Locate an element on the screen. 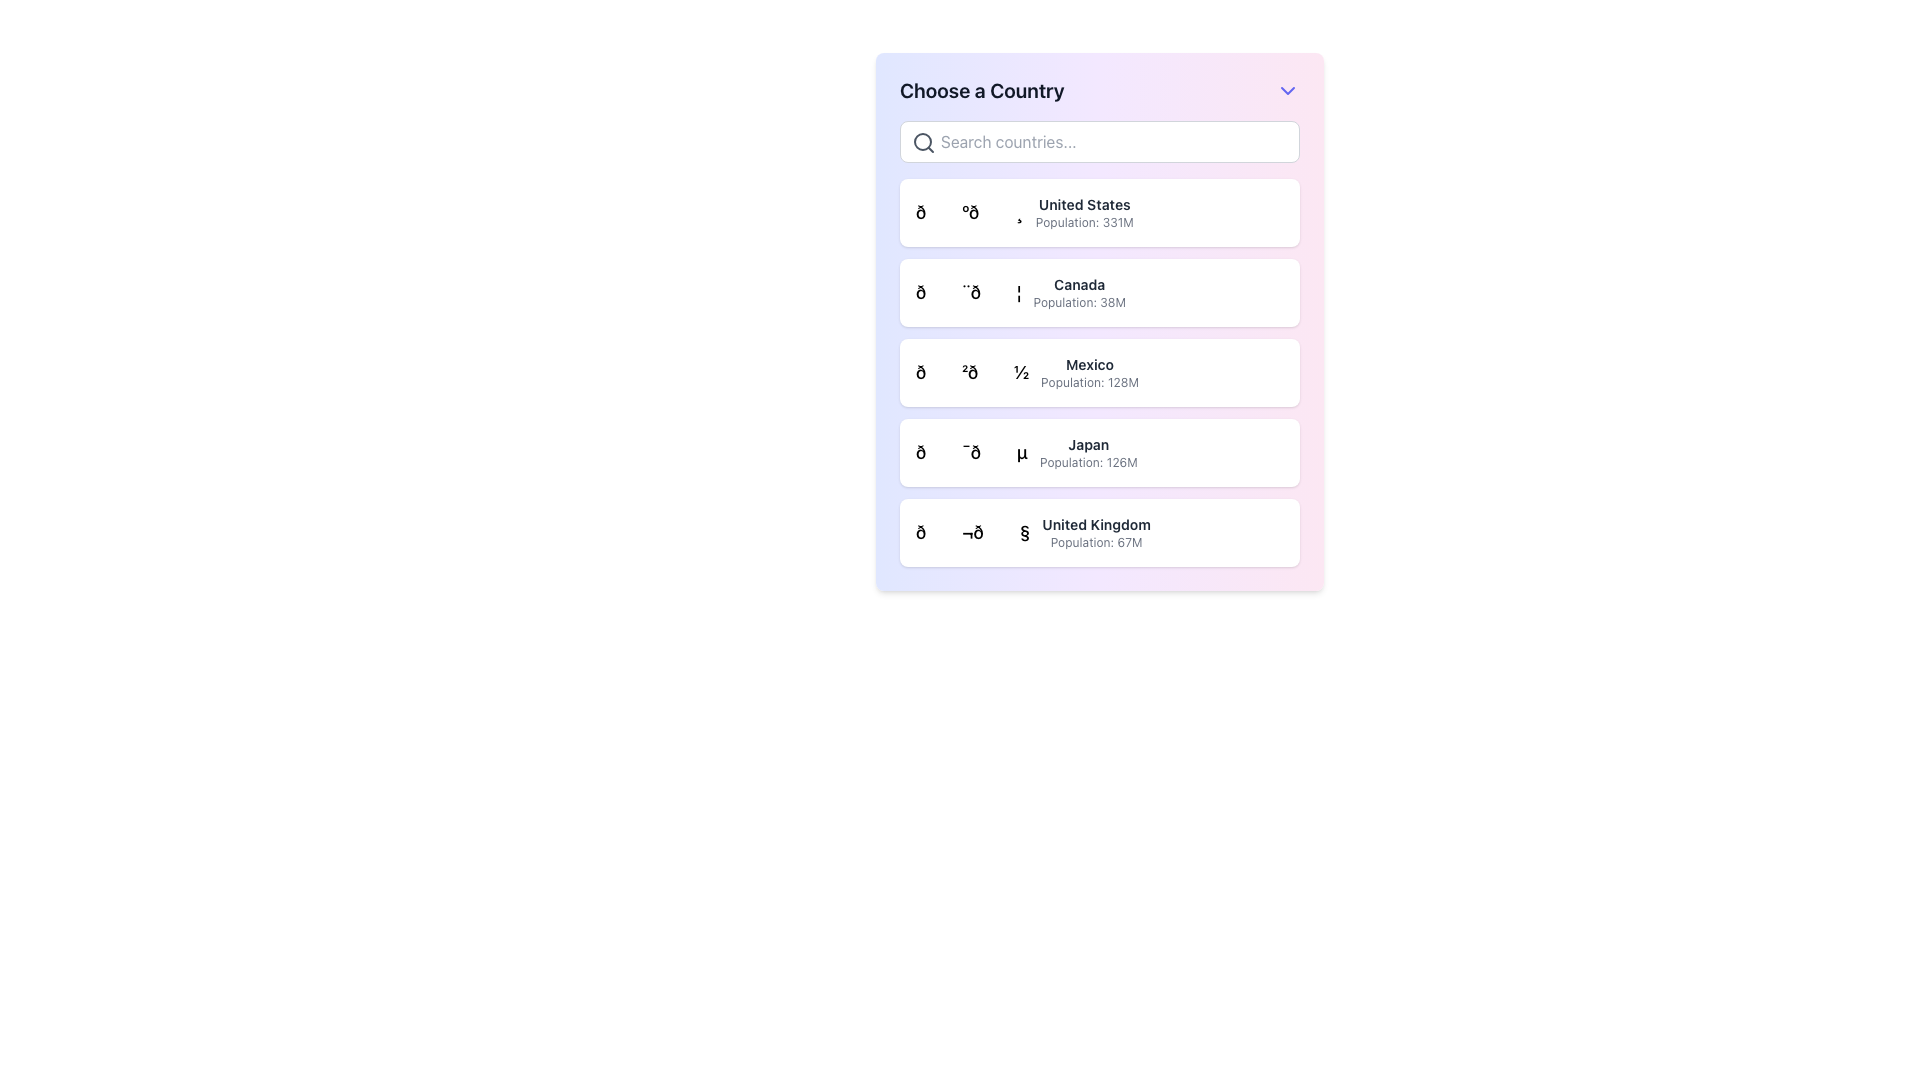 Image resolution: width=1920 pixels, height=1080 pixels. the emoji flag representing the country in the list of country entries, specifically located under the 'United States' entry is located at coordinates (969, 212).